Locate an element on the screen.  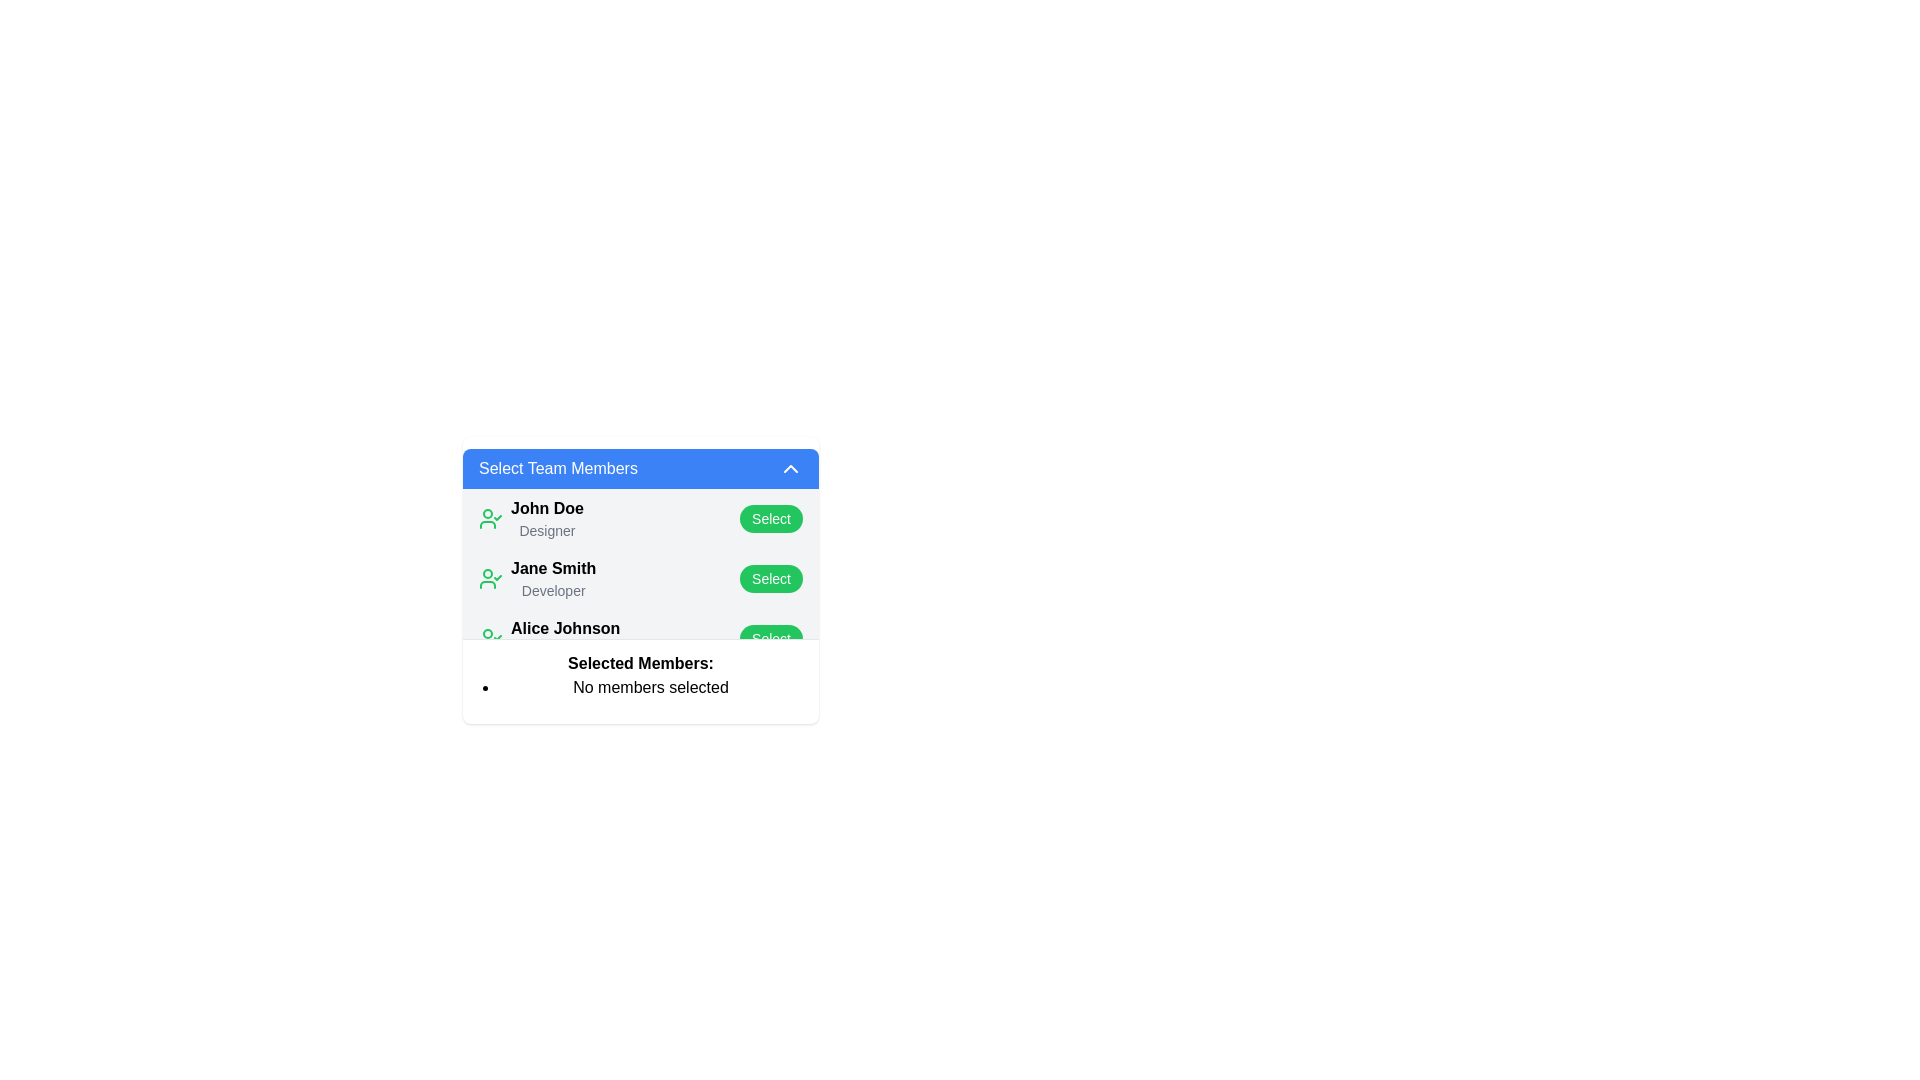
the List item featuring 'Alice Johnson' as a Project Manager, which is the third item in the 'Select Team Members' dropdown menu is located at coordinates (549, 639).